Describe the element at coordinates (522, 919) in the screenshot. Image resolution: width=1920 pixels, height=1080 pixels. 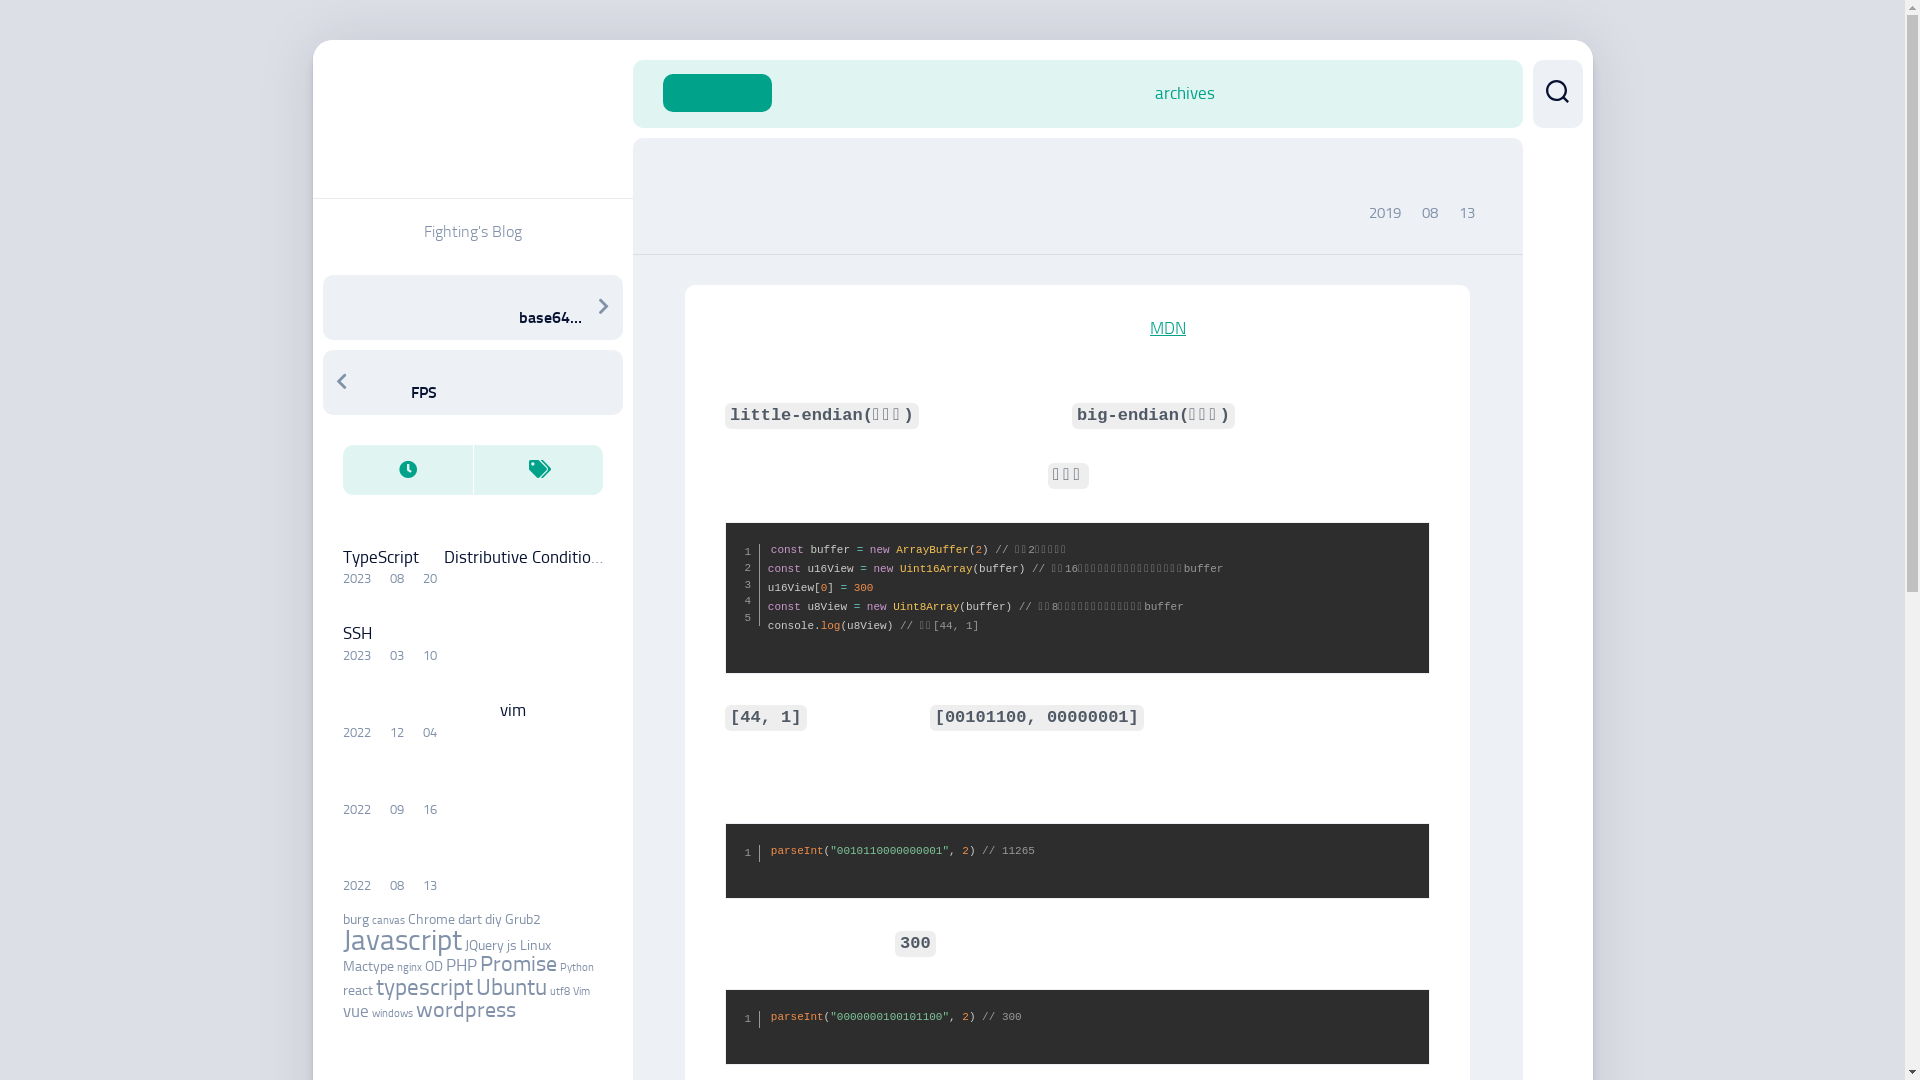
I see `'Grub2'` at that location.